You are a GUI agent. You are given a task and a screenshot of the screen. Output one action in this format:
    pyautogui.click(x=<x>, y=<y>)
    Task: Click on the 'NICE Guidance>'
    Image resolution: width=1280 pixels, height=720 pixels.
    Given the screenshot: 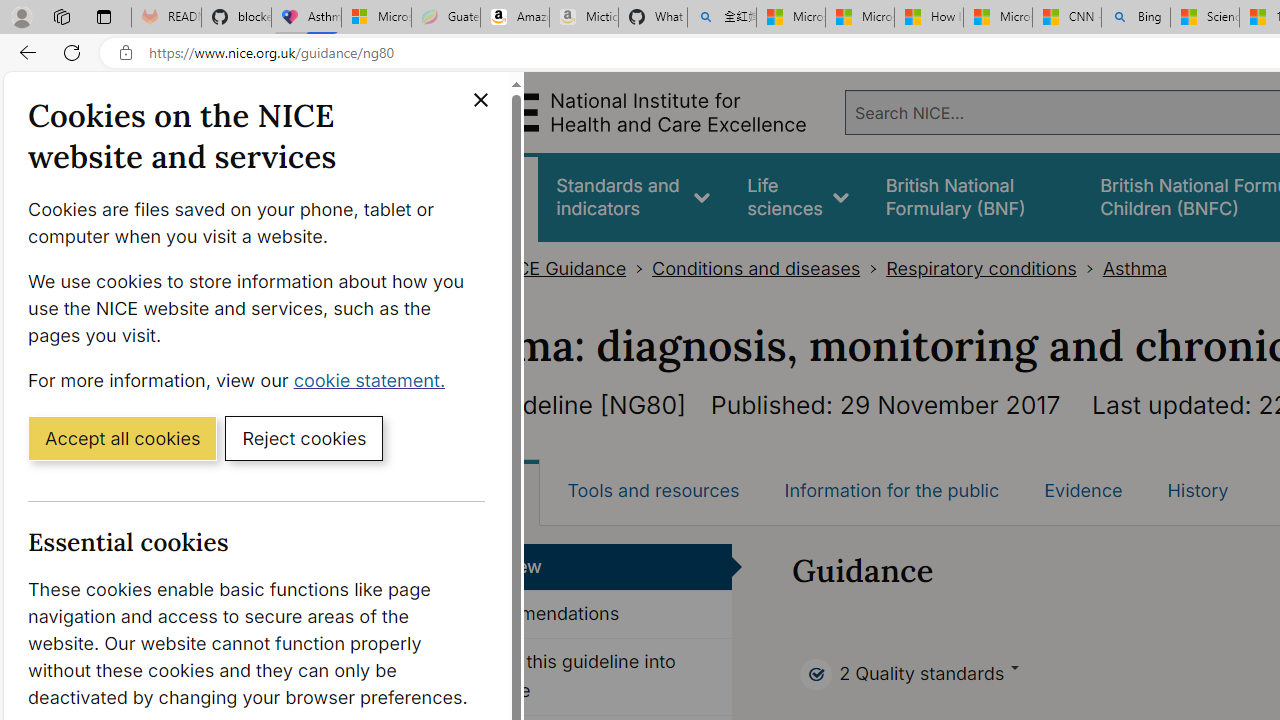 What is the action you would take?
    pyautogui.click(x=573, y=268)
    